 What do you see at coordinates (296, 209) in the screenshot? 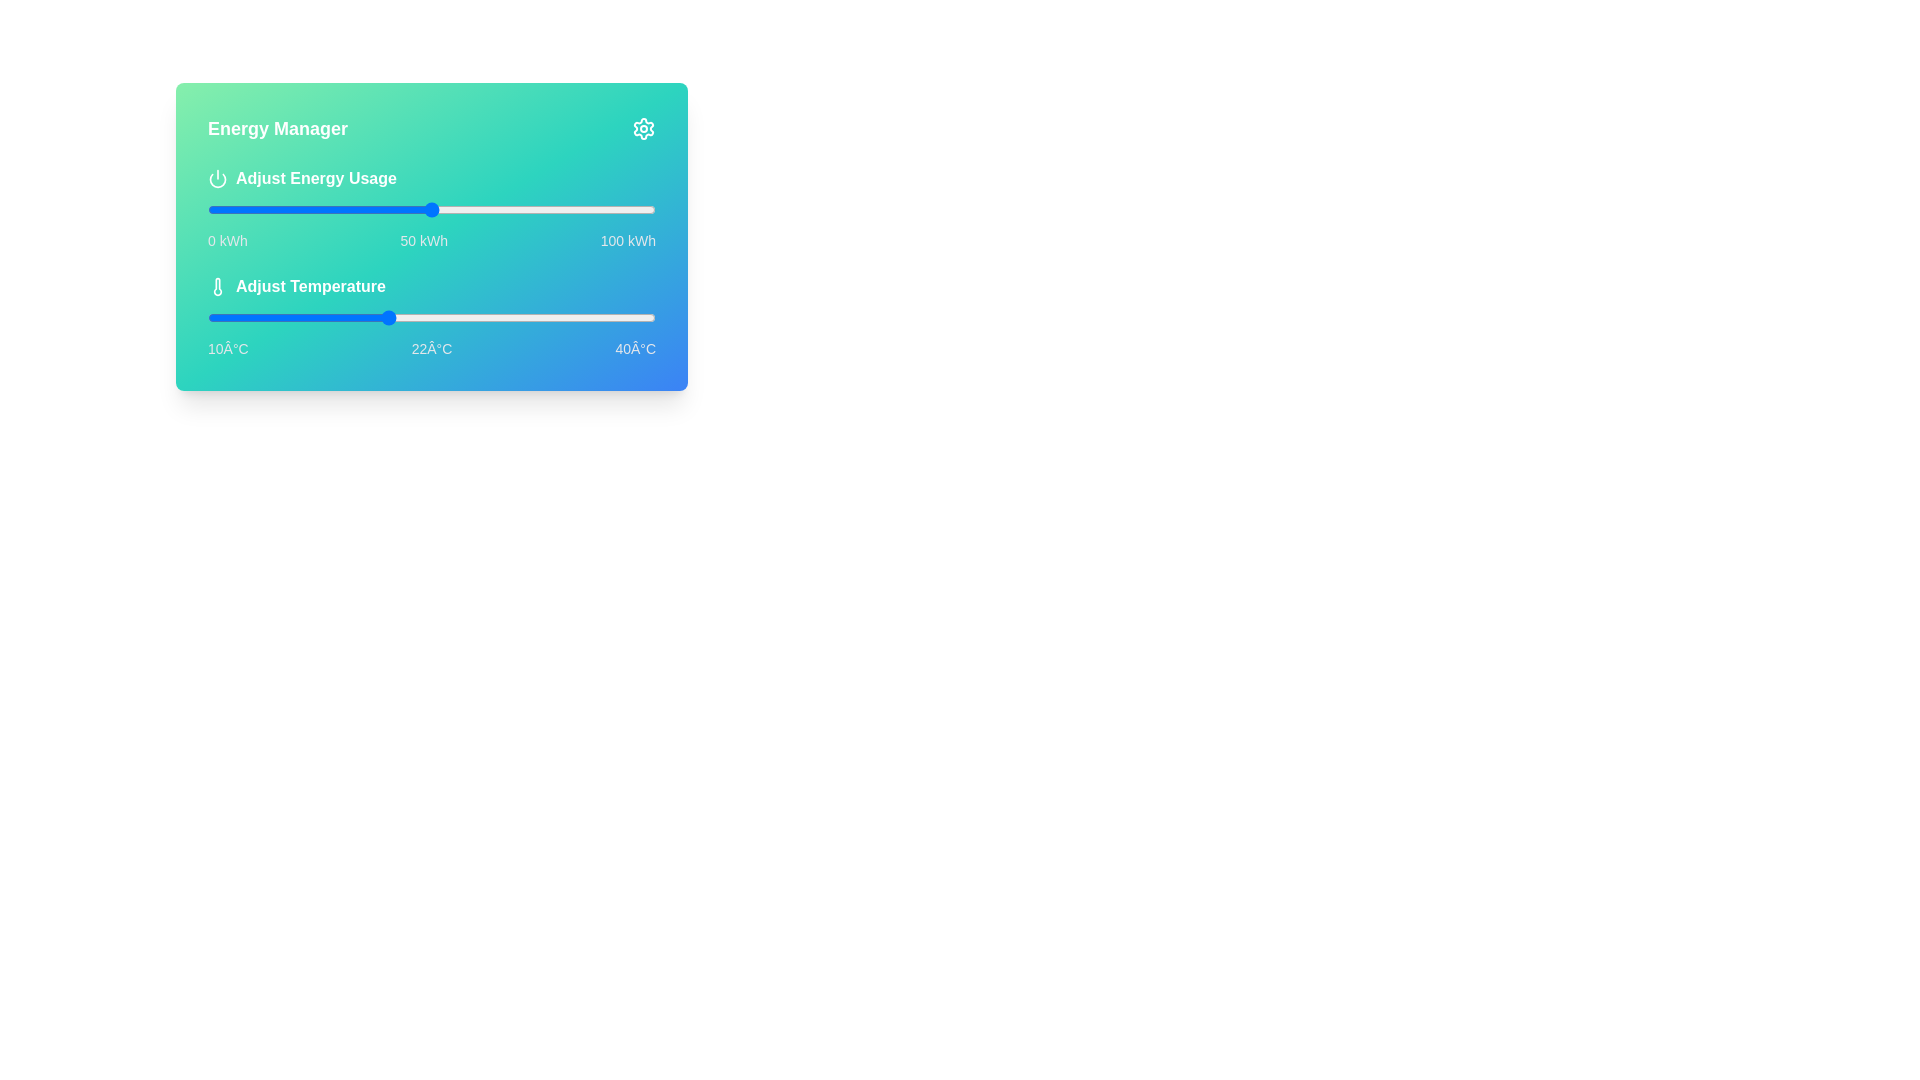
I see `the energy usage slider to 20 kWh` at bounding box center [296, 209].